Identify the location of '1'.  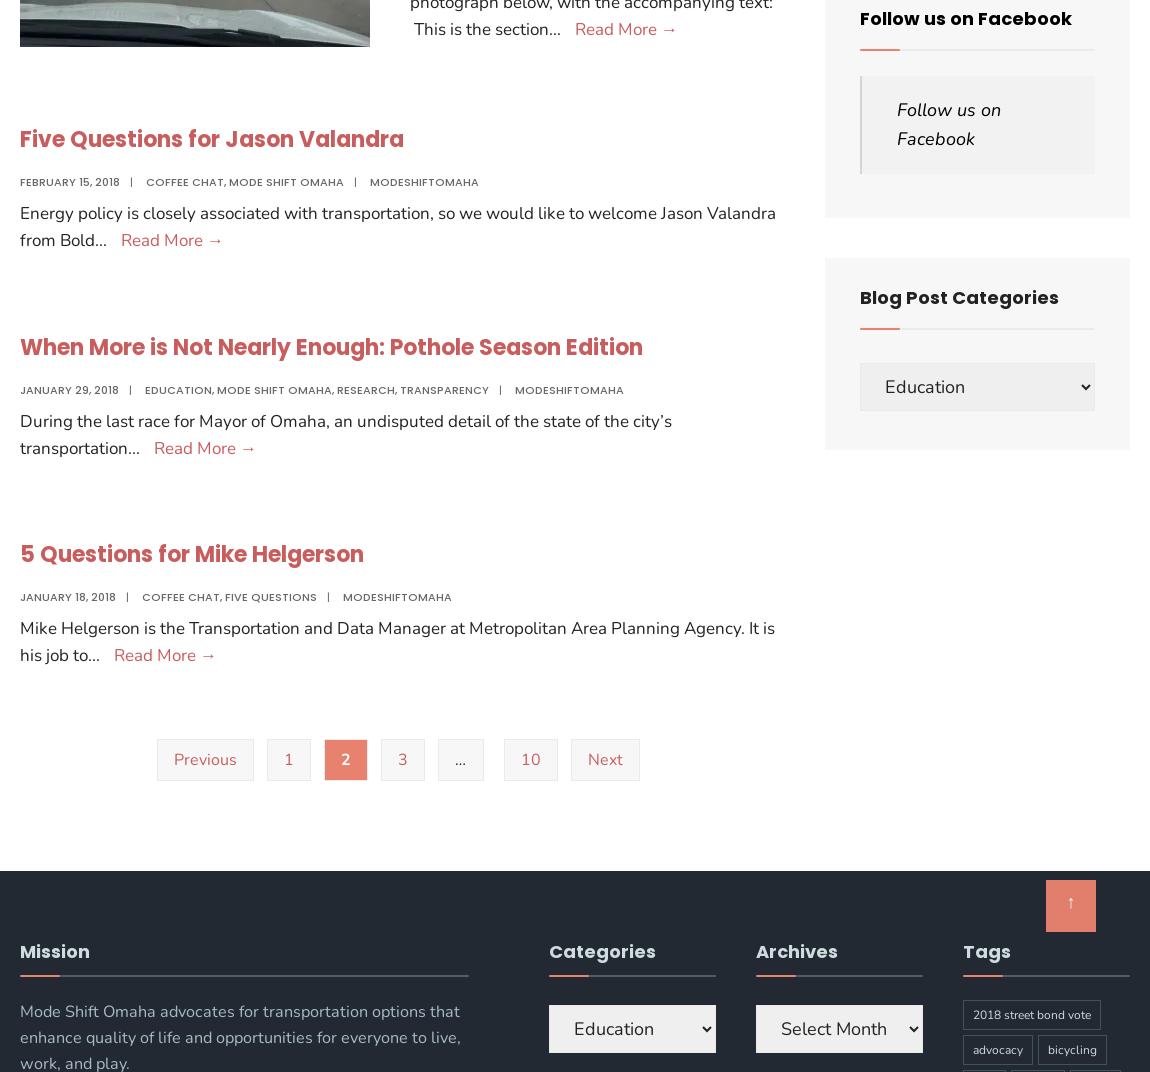
(288, 760).